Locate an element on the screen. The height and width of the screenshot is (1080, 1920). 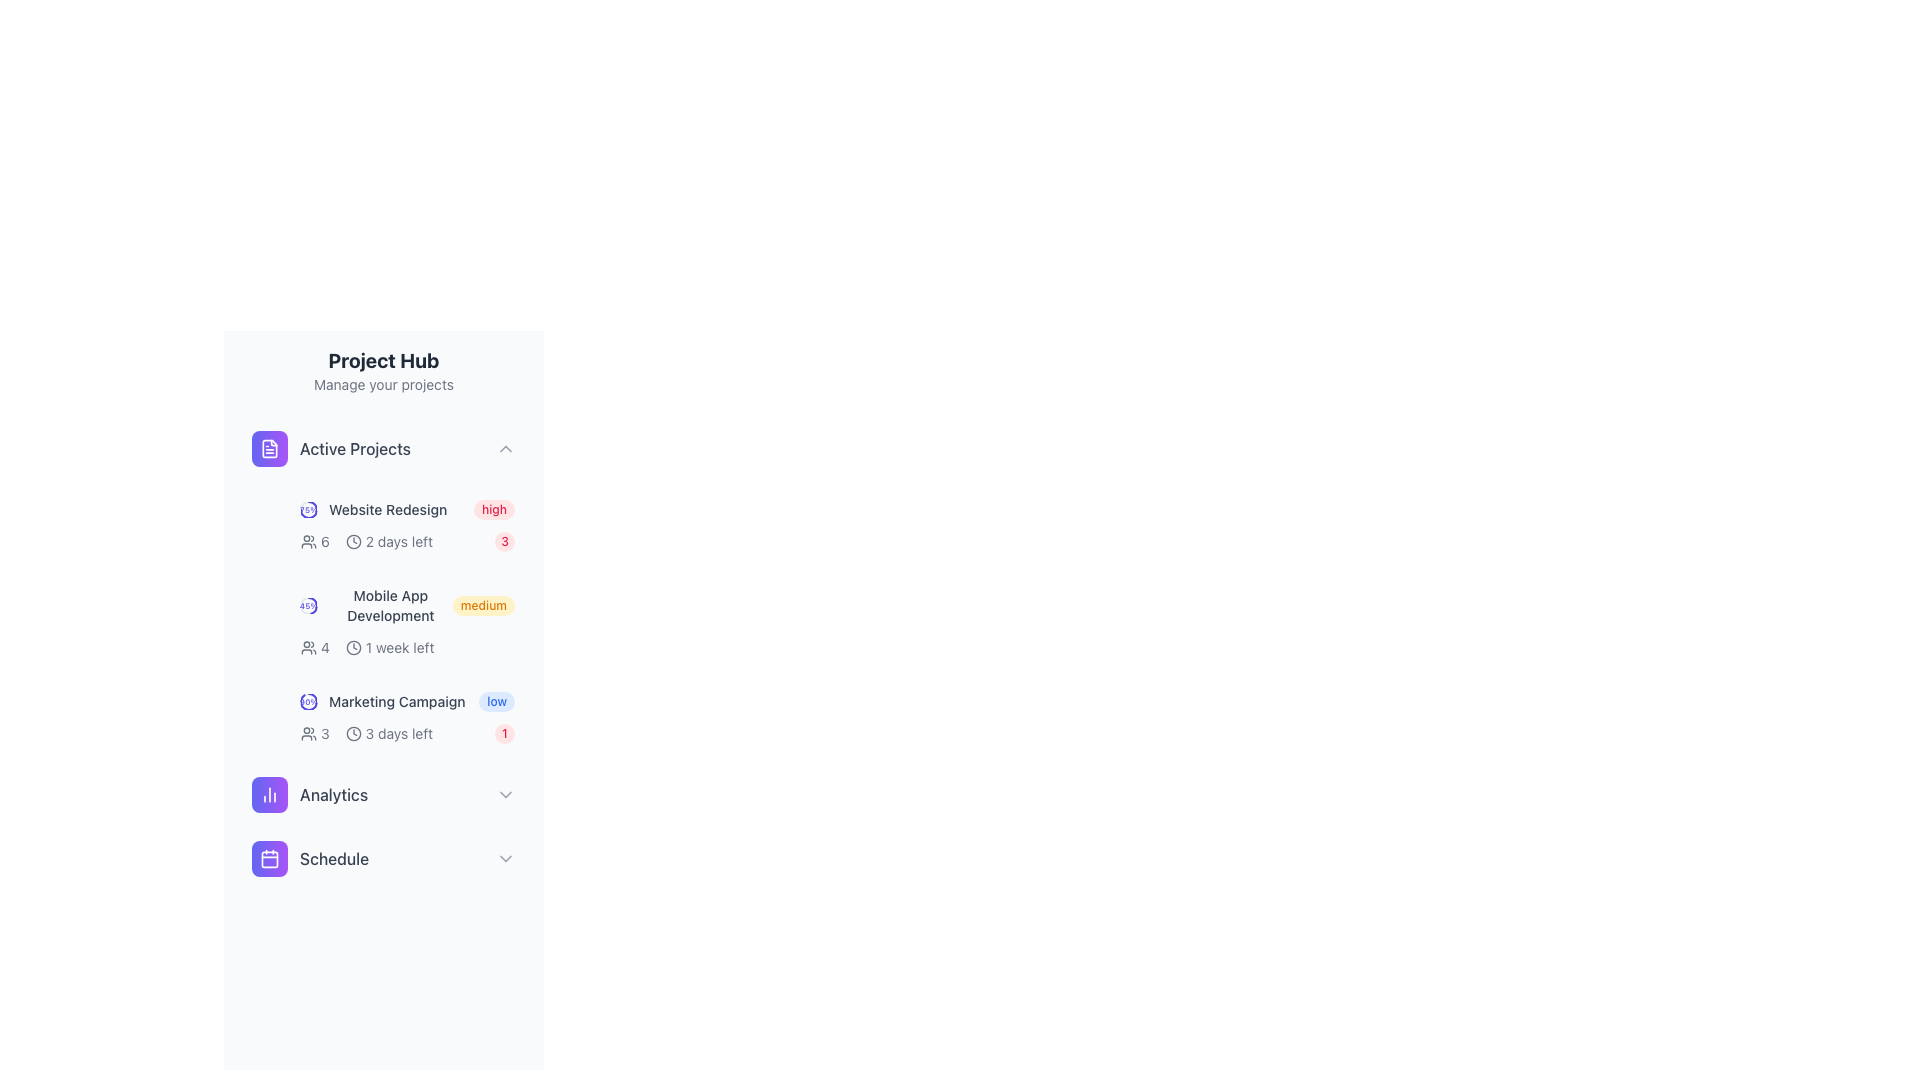
the static information indicator displaying '2 days left' with a clock icon, located in the 'Active Projects' section of the 'Website Redesign' project row is located at coordinates (389, 542).